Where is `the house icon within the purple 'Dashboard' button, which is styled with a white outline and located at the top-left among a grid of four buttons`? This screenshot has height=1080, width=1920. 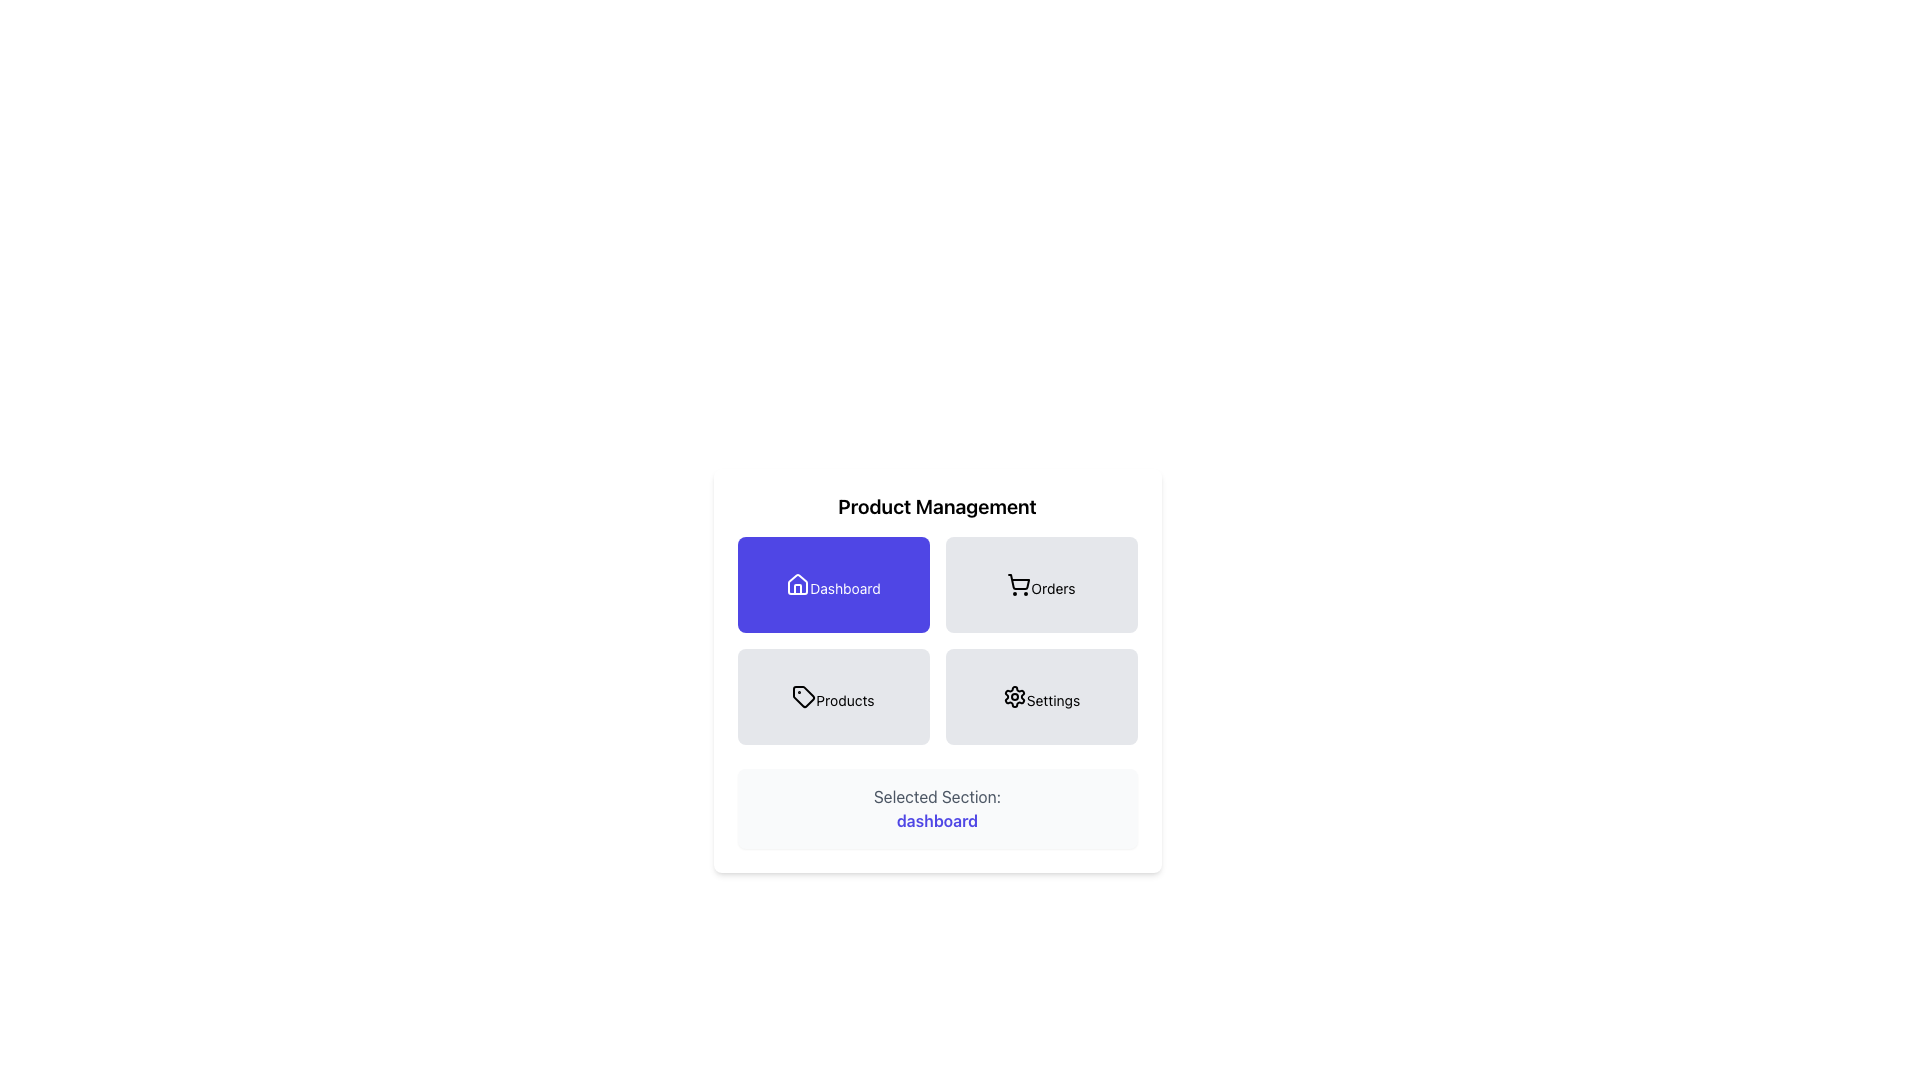 the house icon within the purple 'Dashboard' button, which is styled with a white outline and located at the top-left among a grid of four buttons is located at coordinates (797, 585).